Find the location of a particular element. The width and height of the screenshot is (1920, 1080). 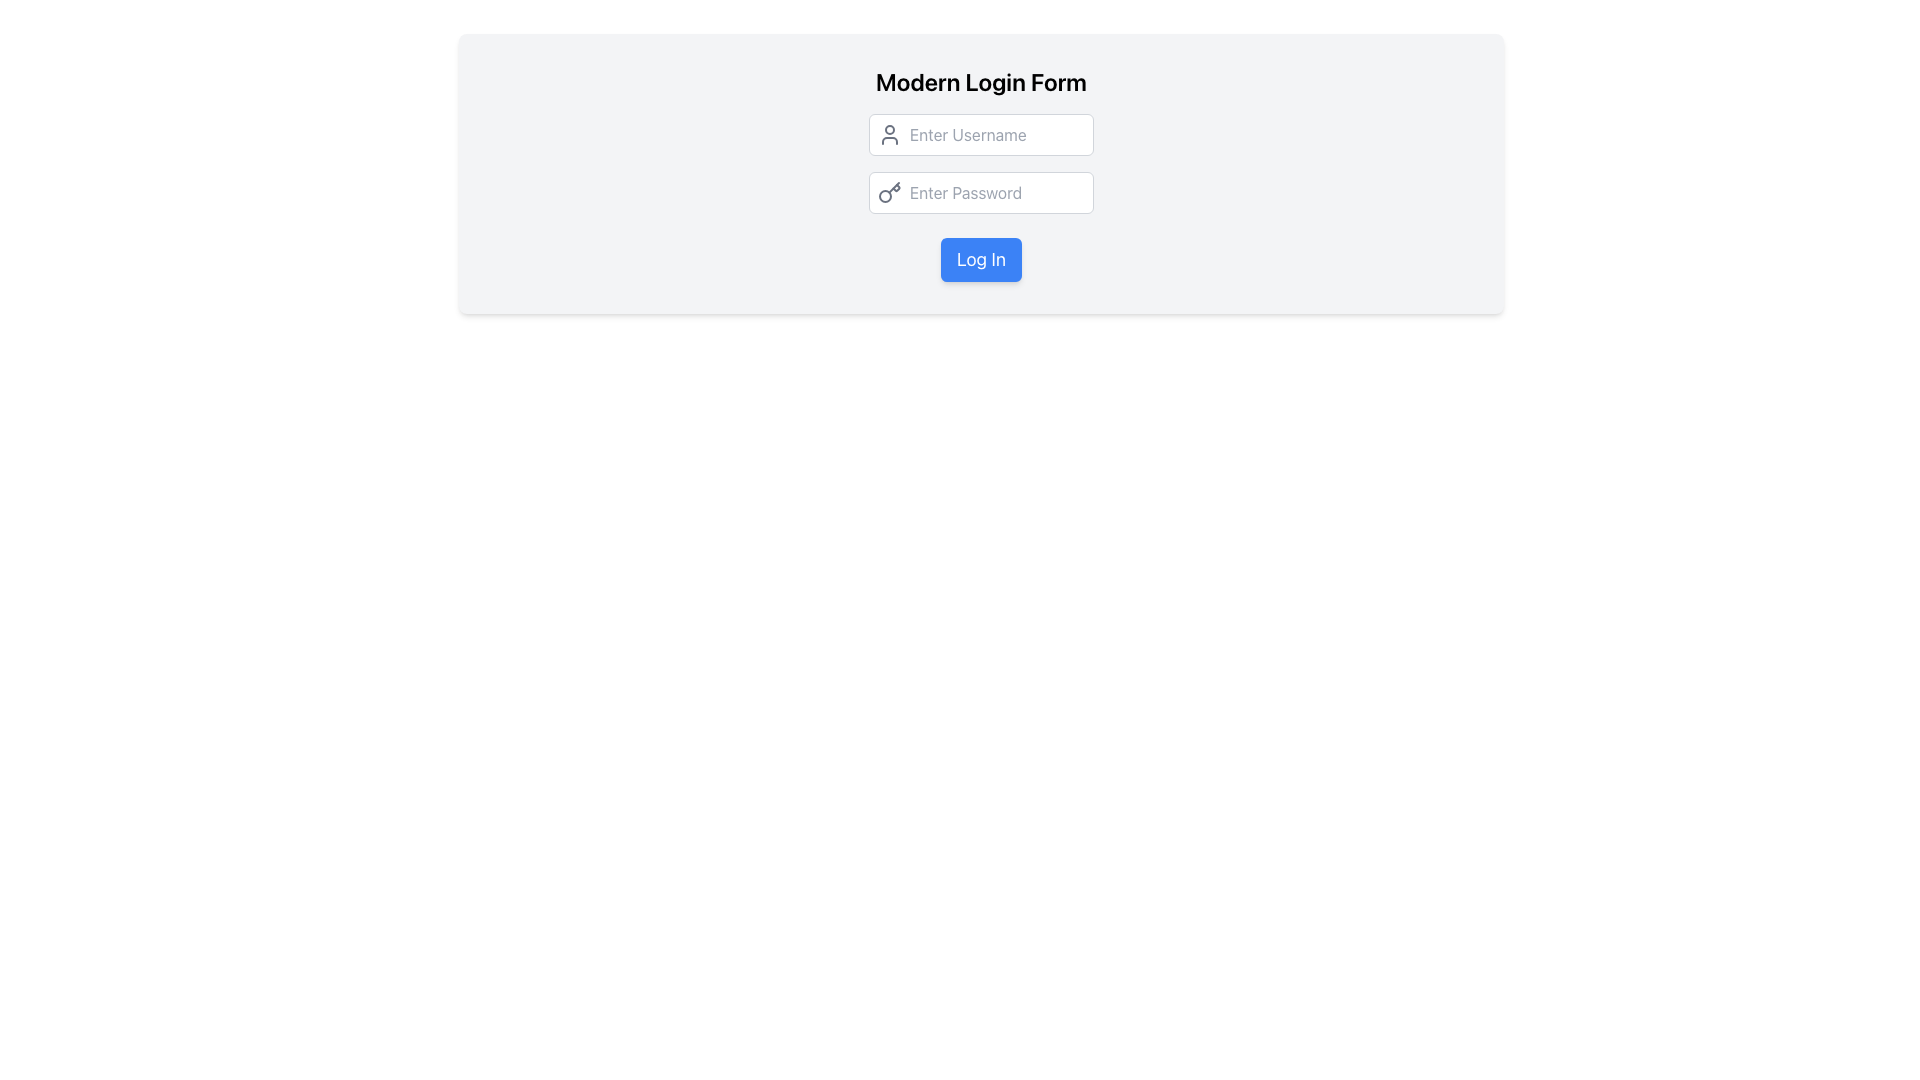

the icon that visually represents the username input field, located to the left of the 'Enter Username' text input box is located at coordinates (888, 135).